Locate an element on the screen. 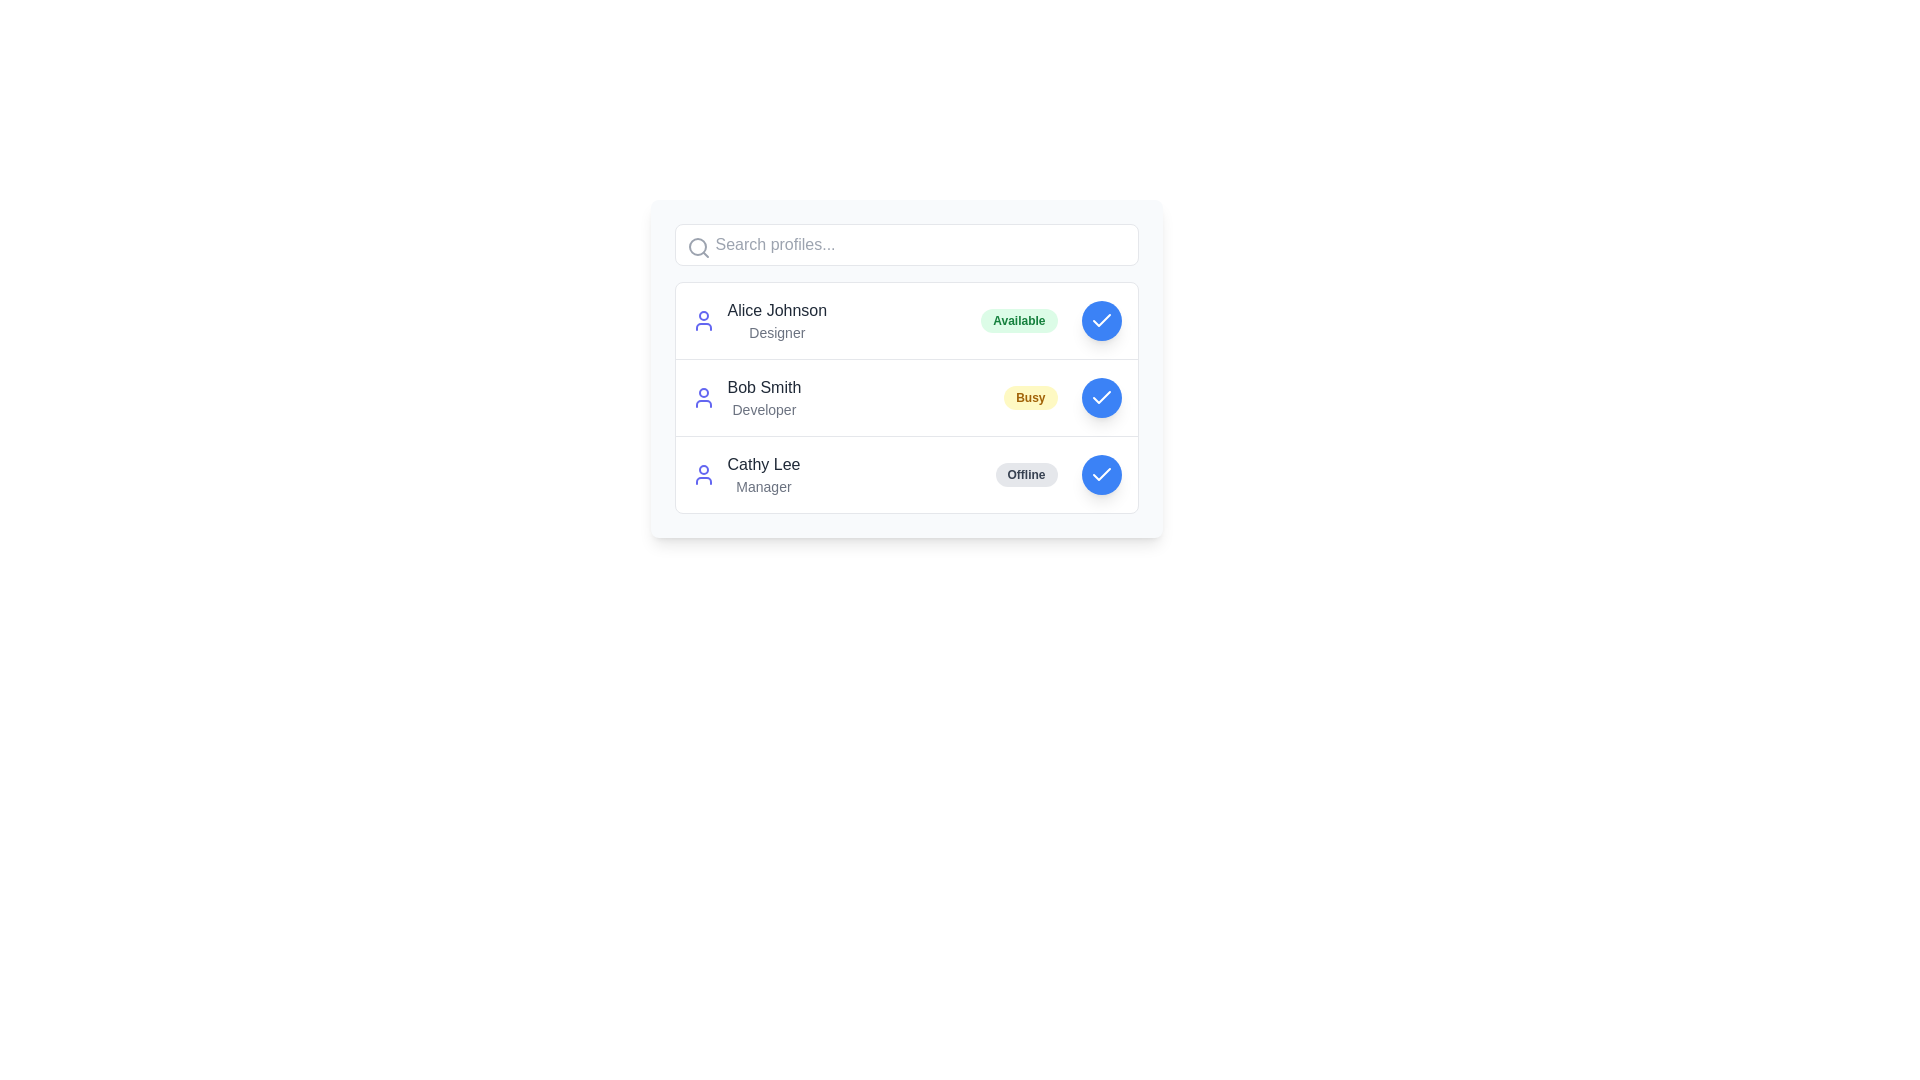  the checkmark icon within the blue circular button located to the right of Alice Johnson's profile details is located at coordinates (1100, 319).